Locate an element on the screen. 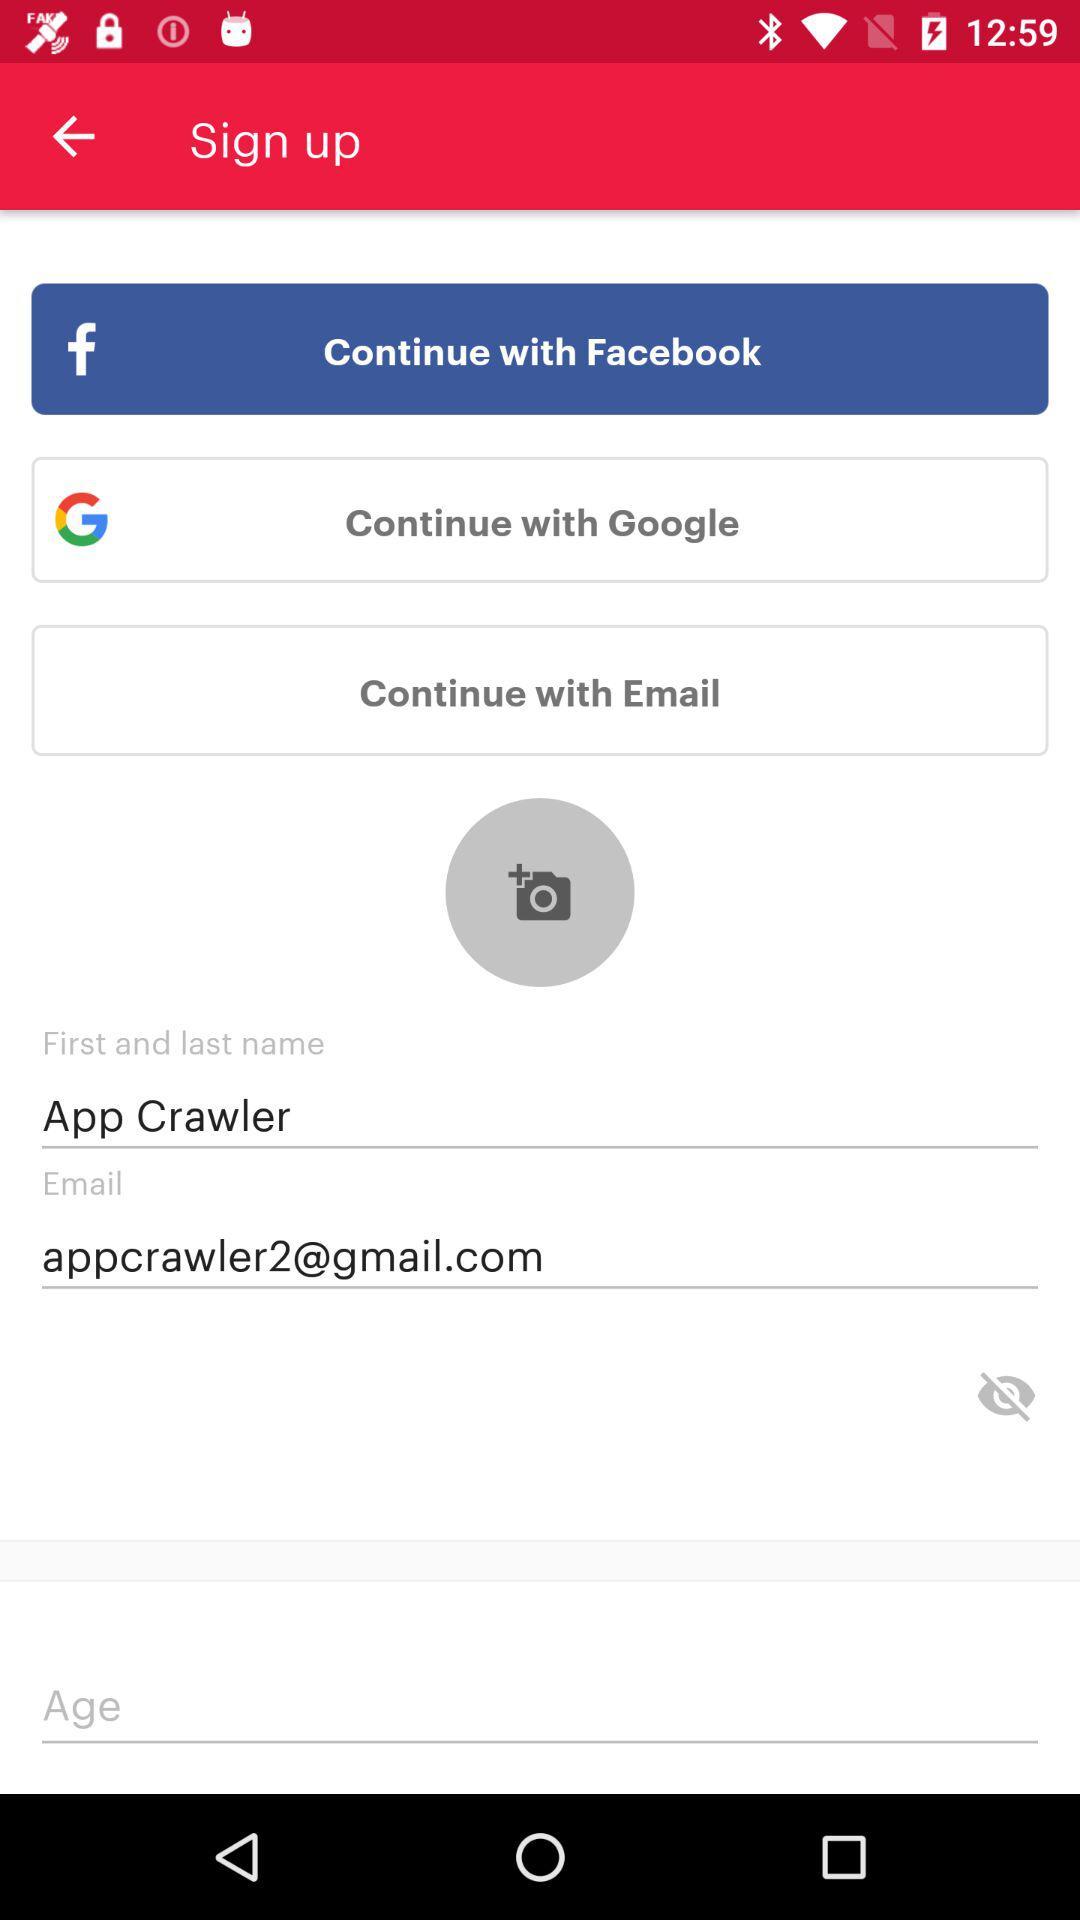  the visibility icon is located at coordinates (1006, 1395).